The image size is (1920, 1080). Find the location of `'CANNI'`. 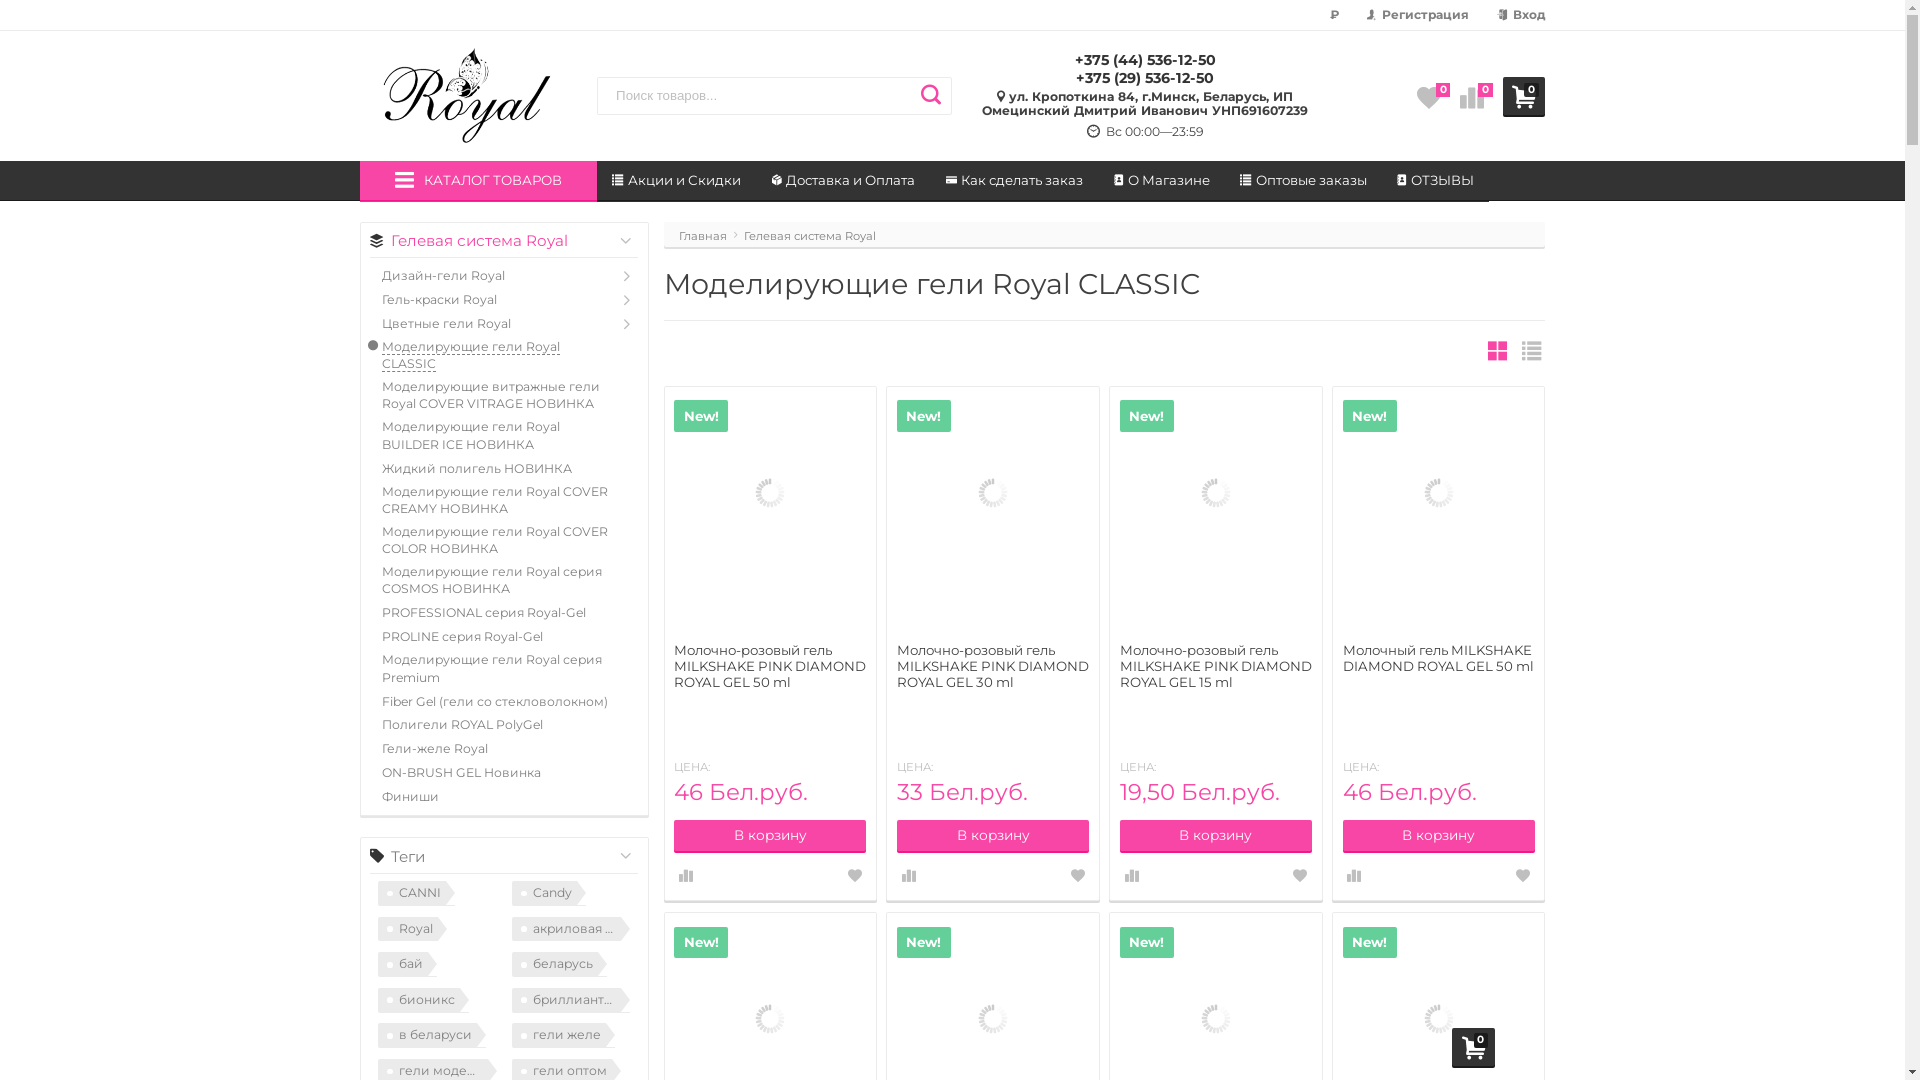

'CANNI' is located at coordinates (415, 892).